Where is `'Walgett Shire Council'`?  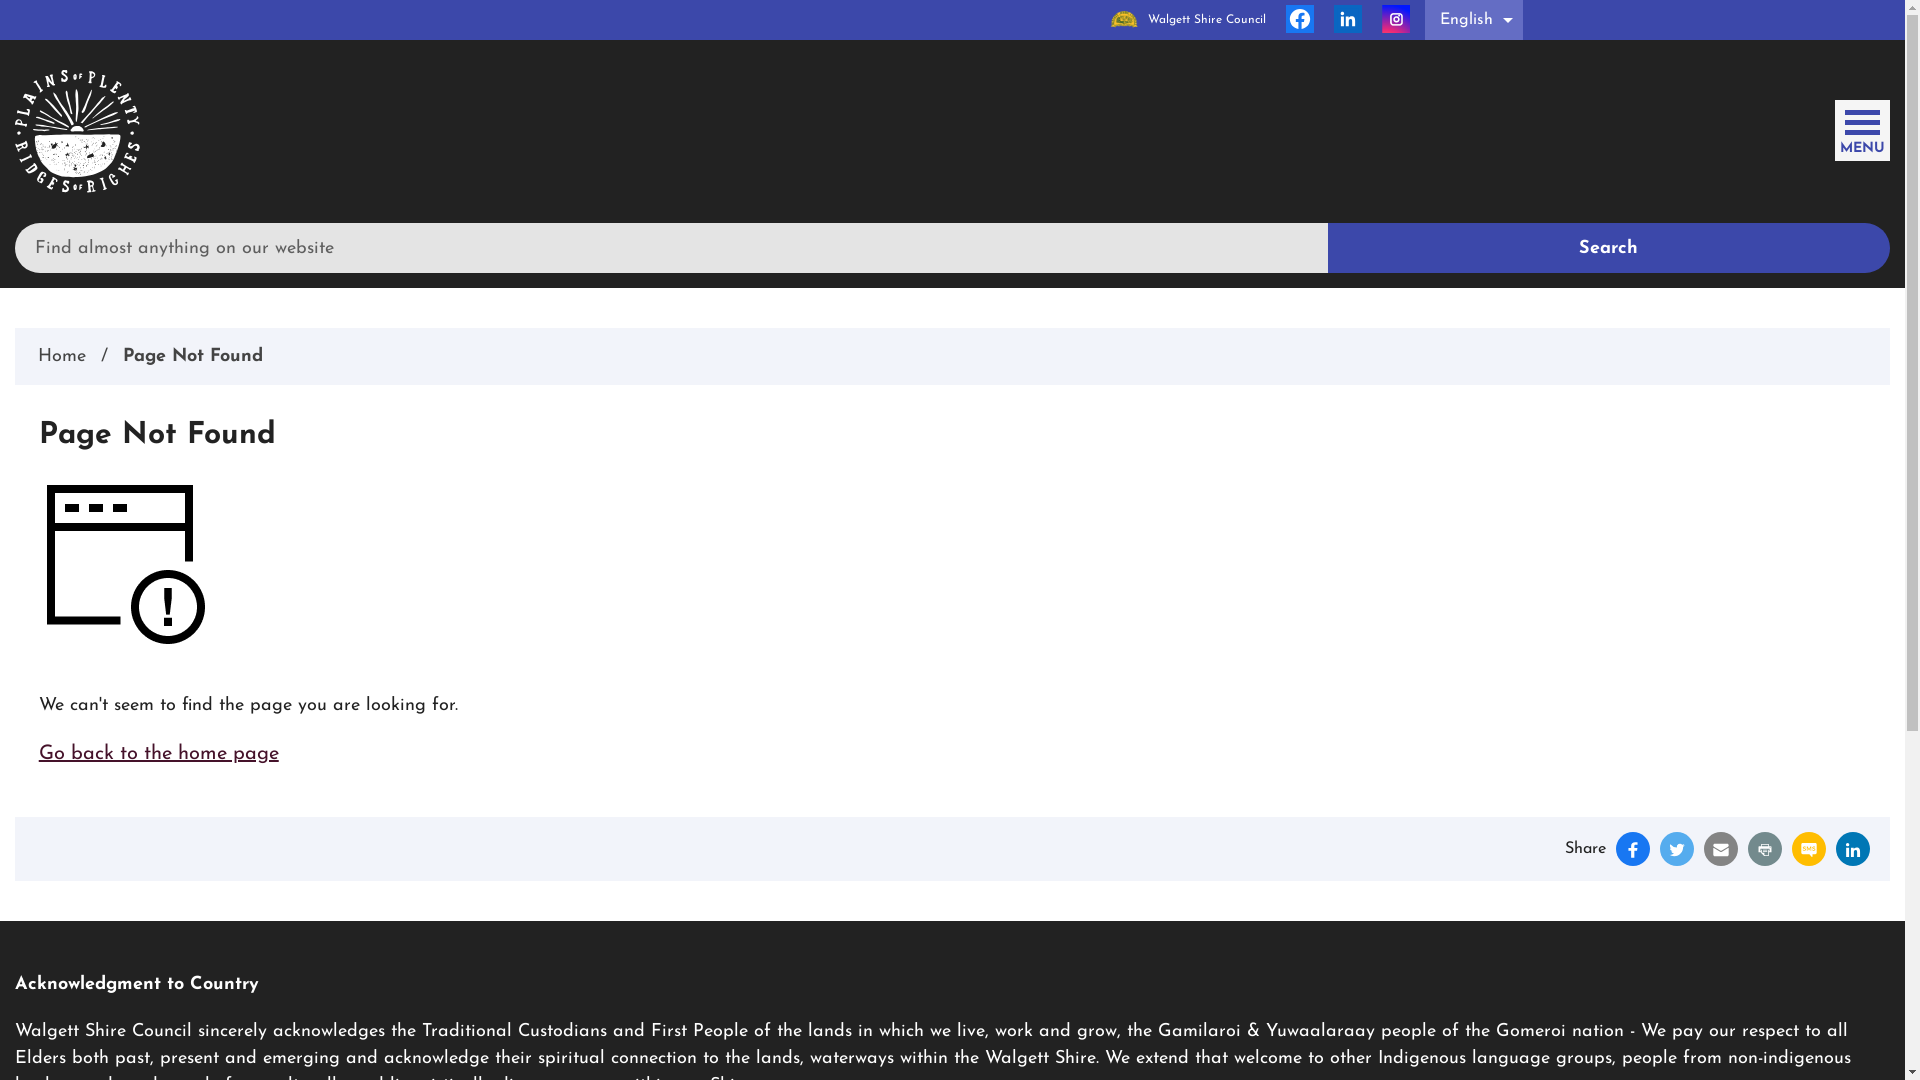 'Walgett Shire Council' is located at coordinates (1188, 19).